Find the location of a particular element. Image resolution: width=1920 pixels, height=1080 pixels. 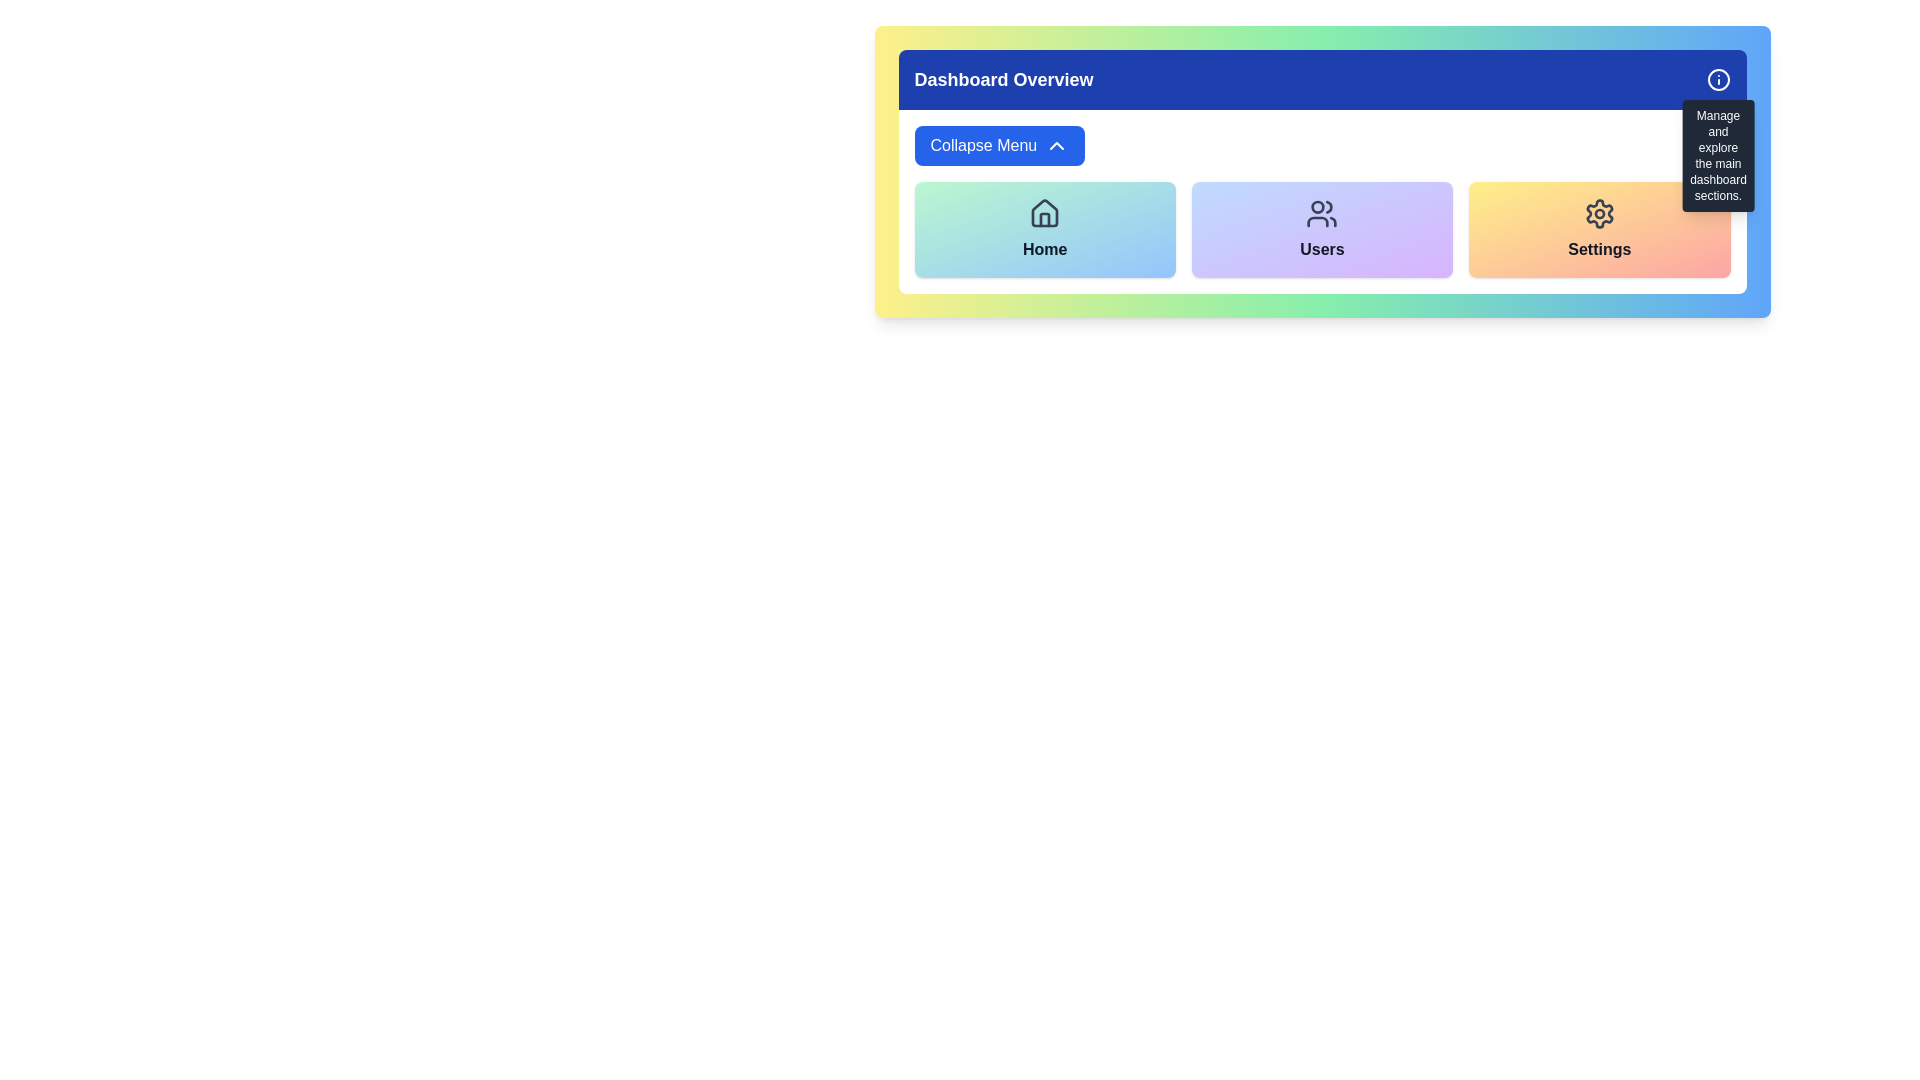

the Tooltip-trigger icon located at the top-right corner of the header section, to interact with it and display the information tooltip is located at coordinates (1717, 79).